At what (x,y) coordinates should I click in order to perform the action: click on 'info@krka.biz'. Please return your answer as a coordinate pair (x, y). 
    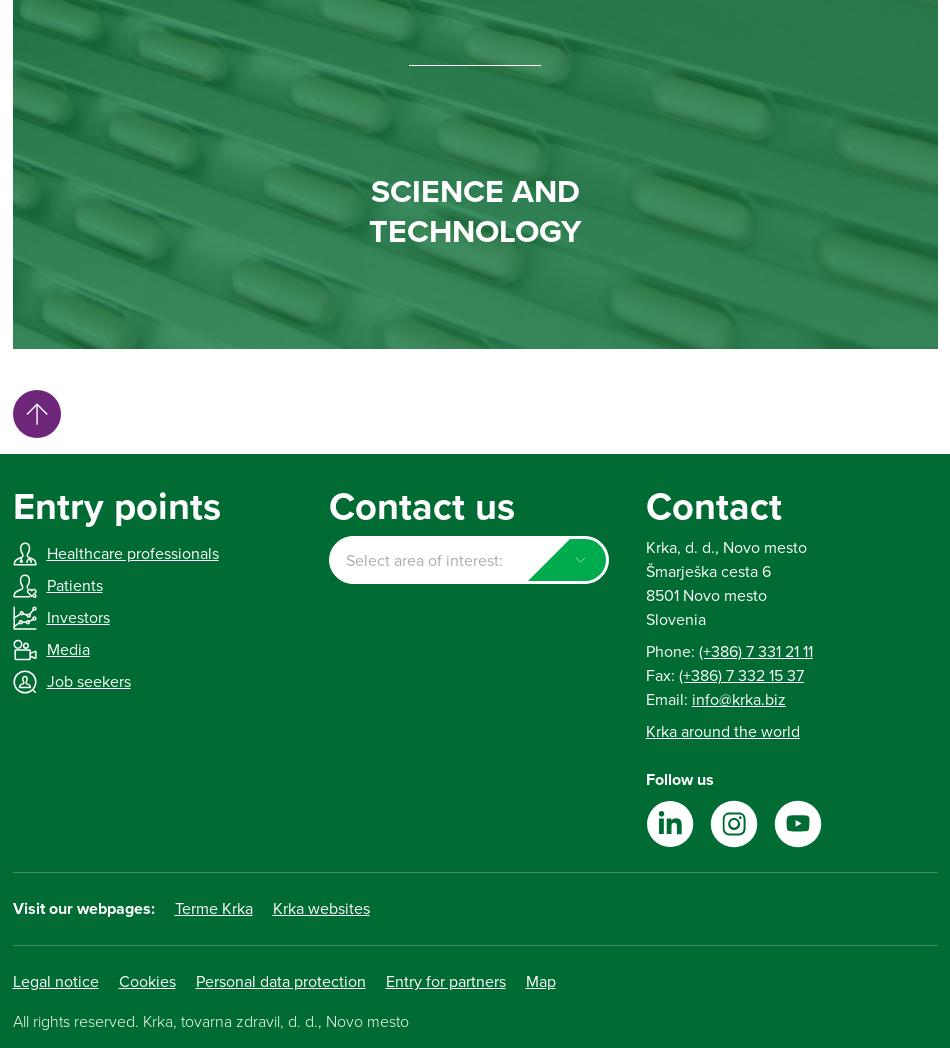
    Looking at the image, I should click on (691, 698).